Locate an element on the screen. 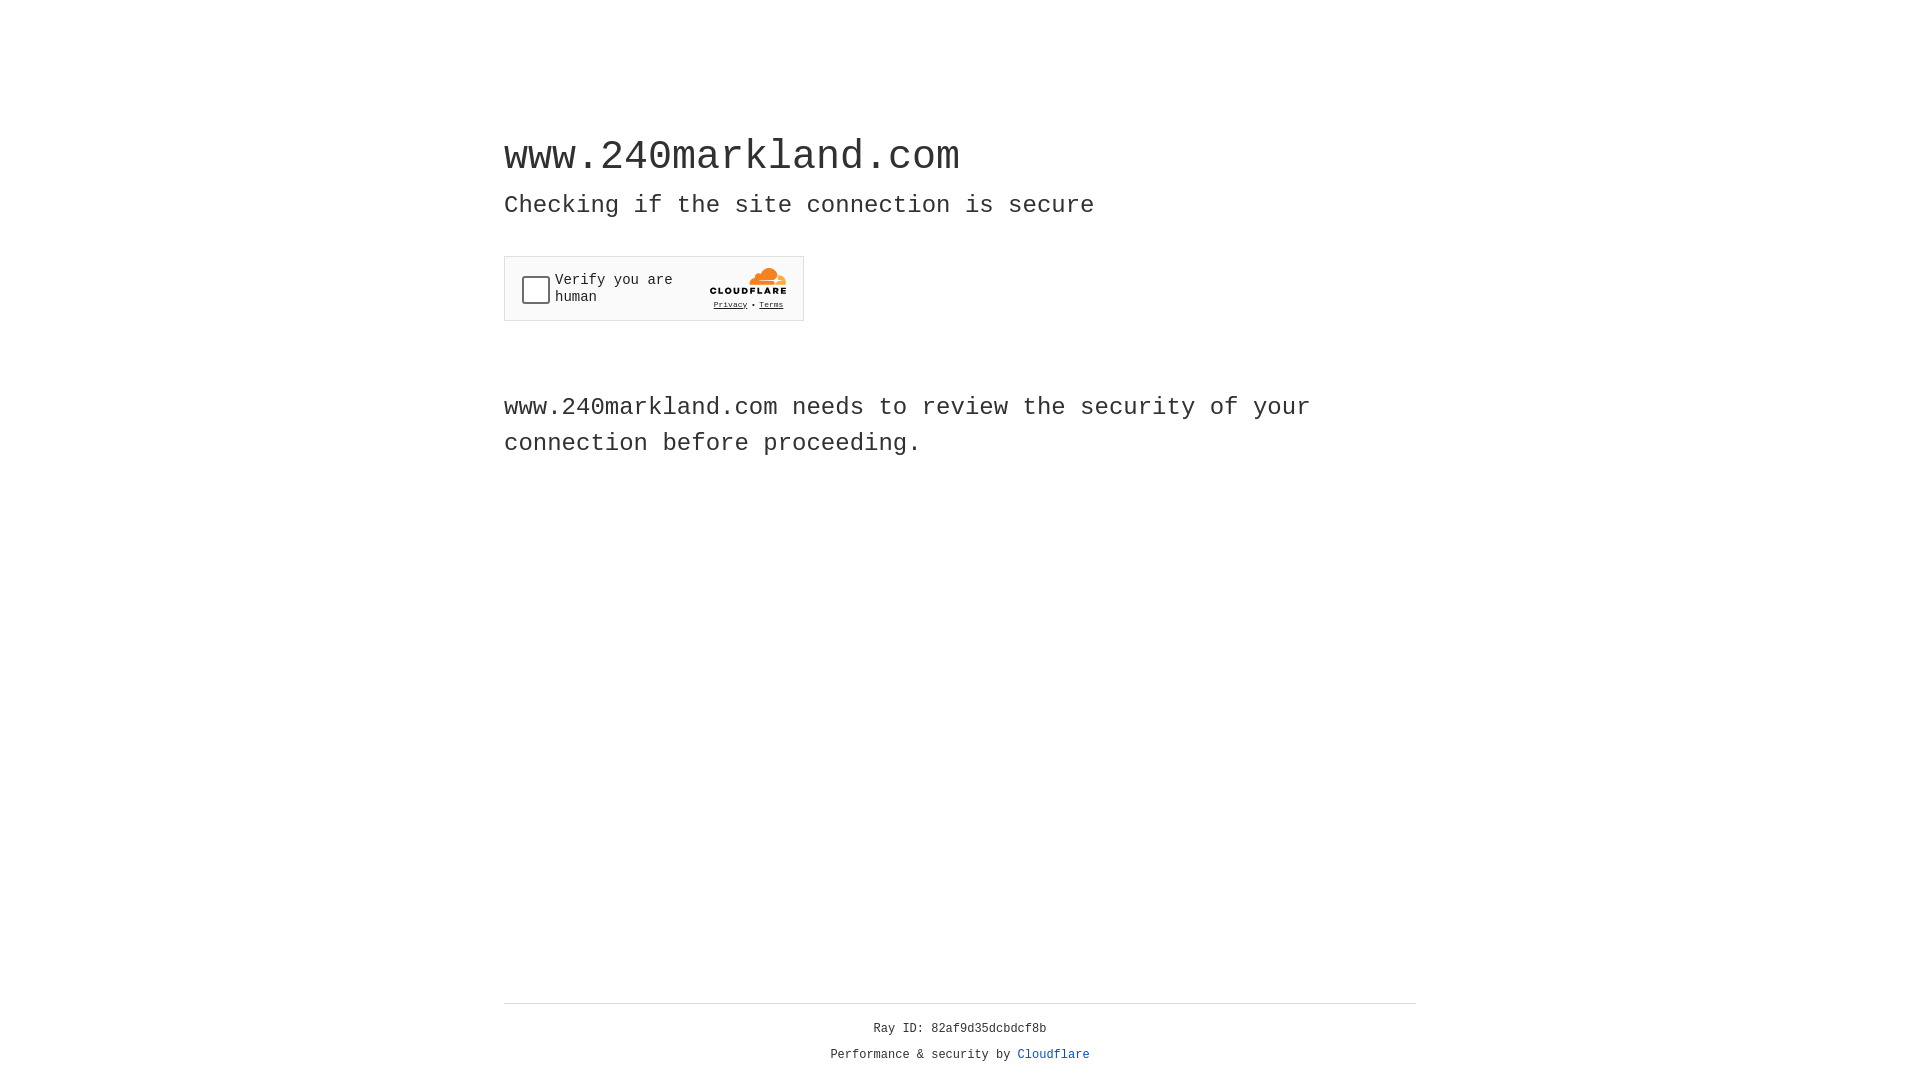 This screenshot has width=1920, height=1080. 'Widget containing a Cloudflare security challenge' is located at coordinates (653, 288).